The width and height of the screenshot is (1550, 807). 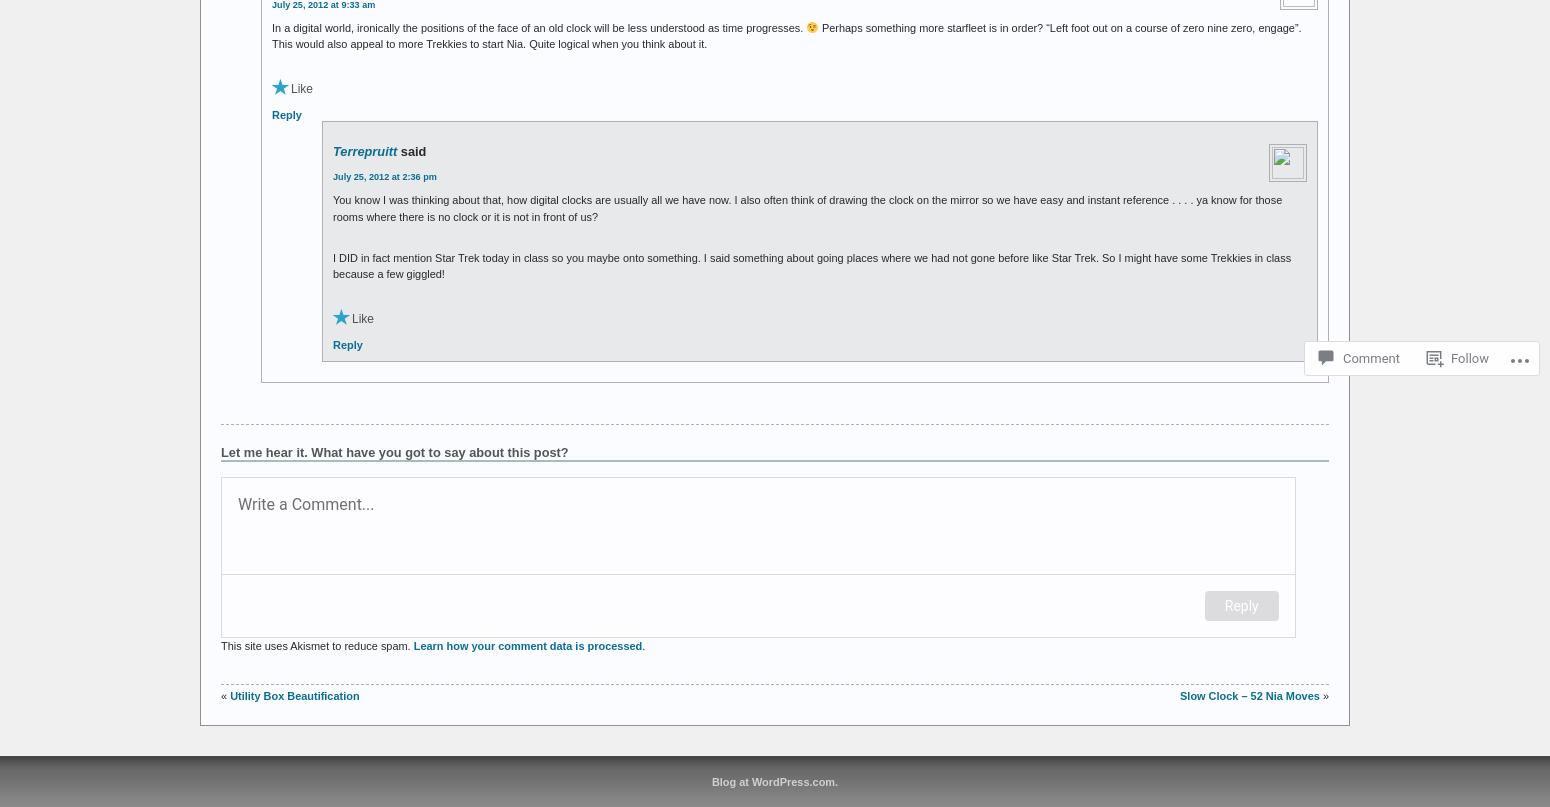 I want to click on 'Follow', so click(x=1468, y=358).